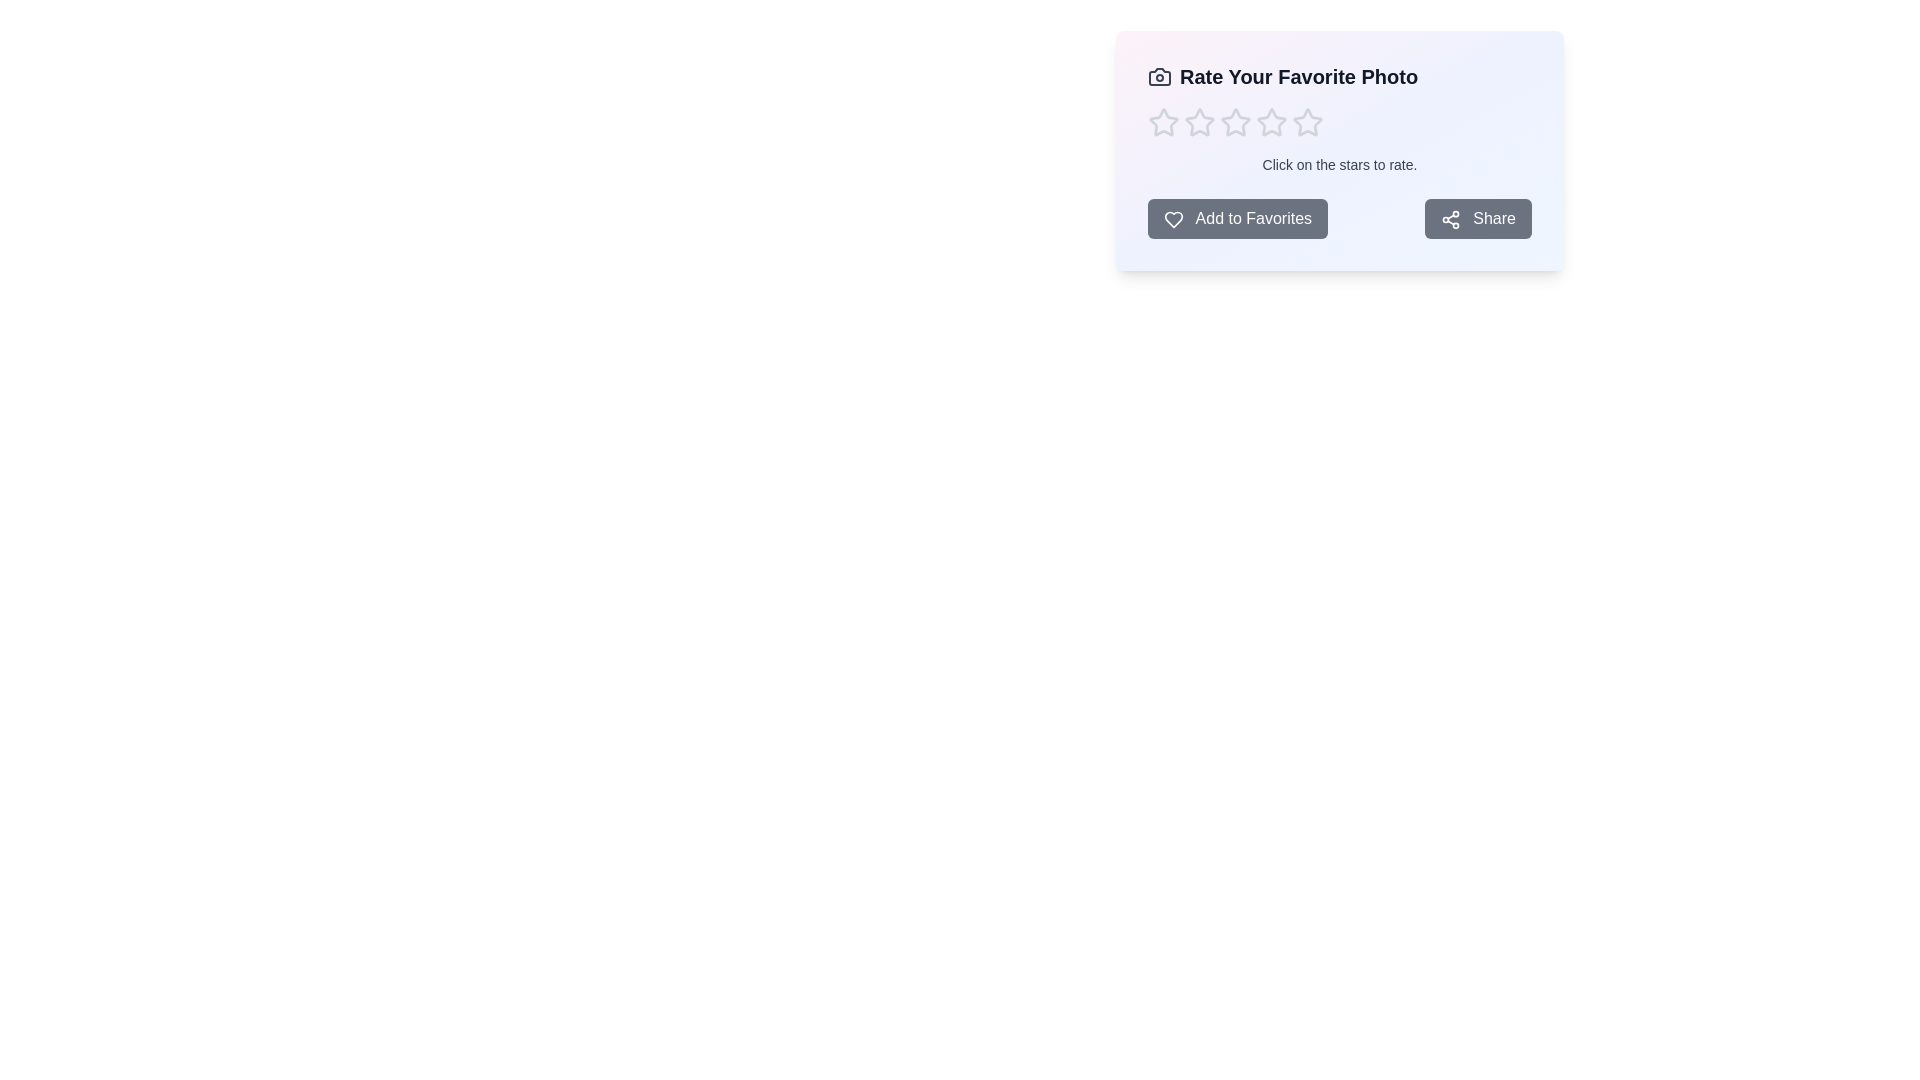 The image size is (1920, 1080). Describe the element at coordinates (1174, 219) in the screenshot. I see `the visual appearance of the heart-shaped icon located to the left of the 'Add to Favorites' button` at that location.